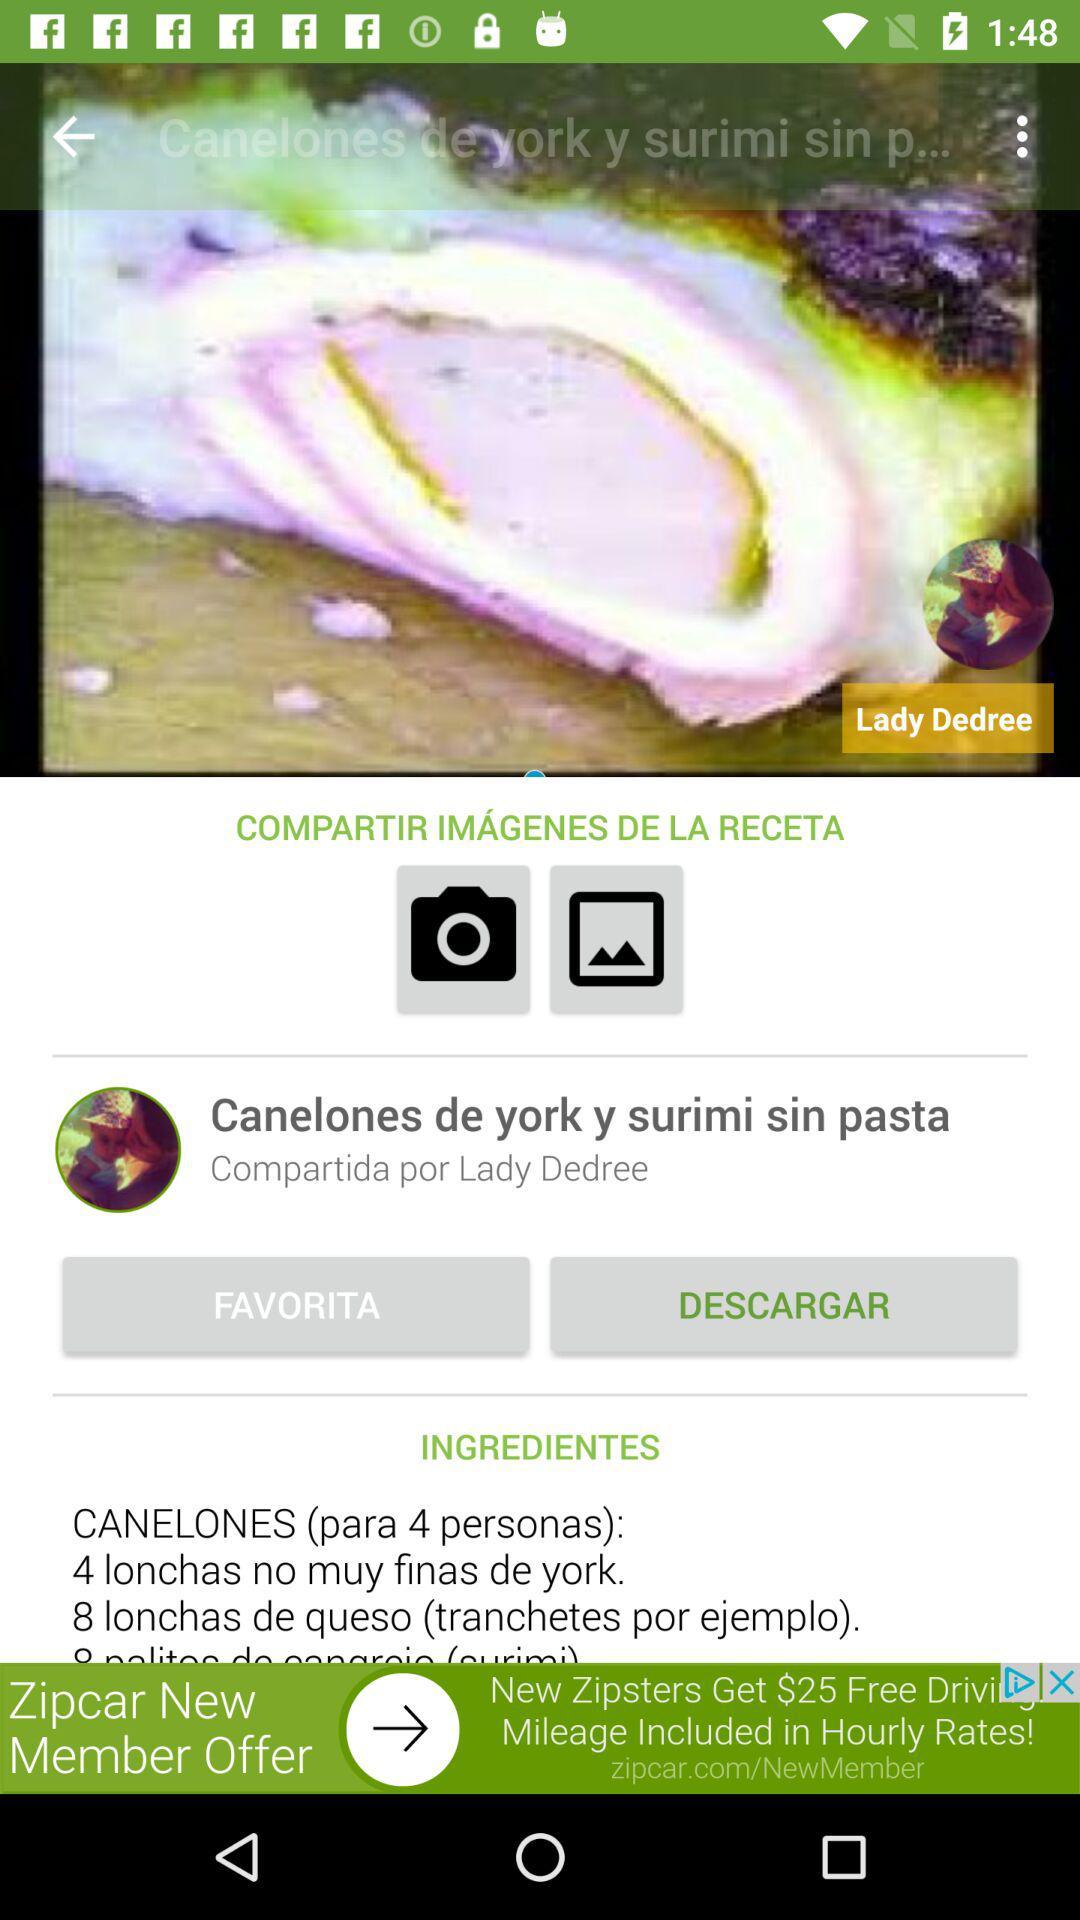 The image size is (1080, 1920). What do you see at coordinates (615, 938) in the screenshot?
I see `the wallpaper icon` at bounding box center [615, 938].